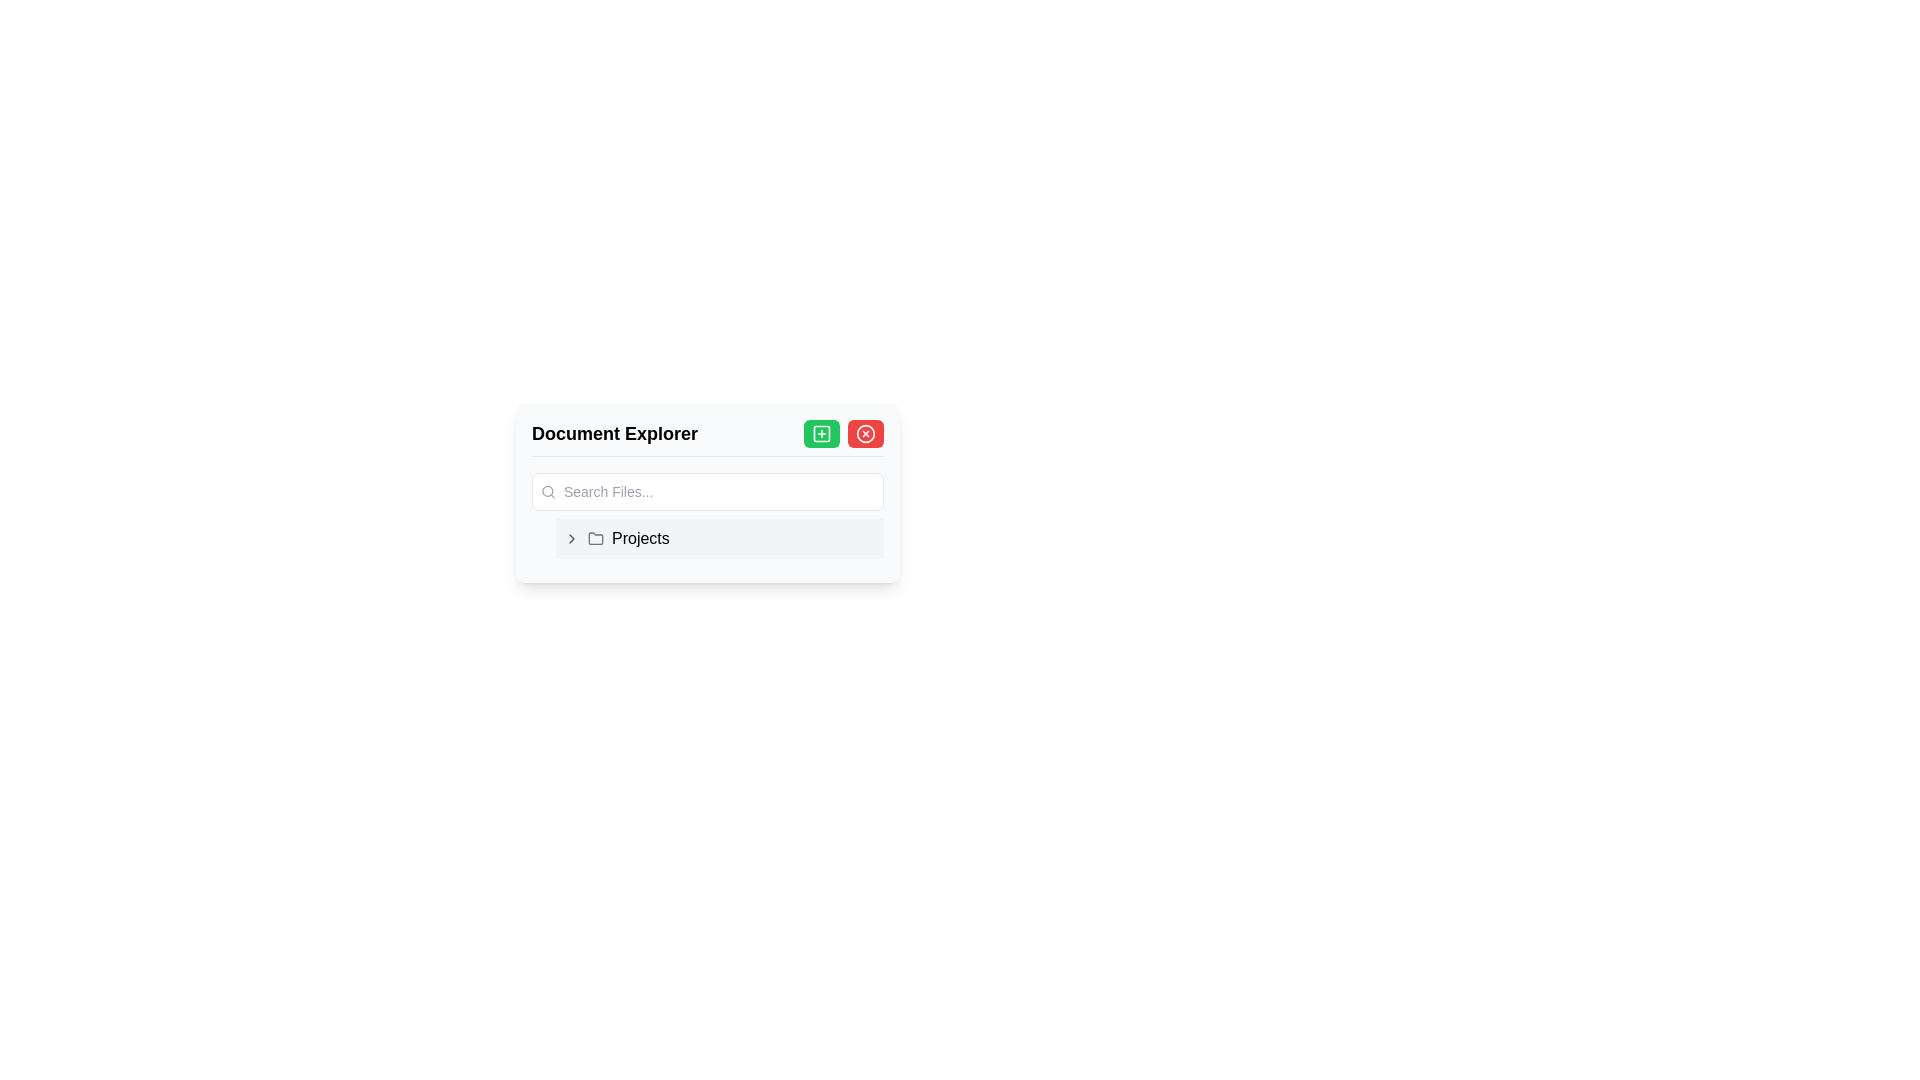 This screenshot has width=1920, height=1080. I want to click on the folder icon representing the 'Projects' label in the file explorer section, so click(594, 536).